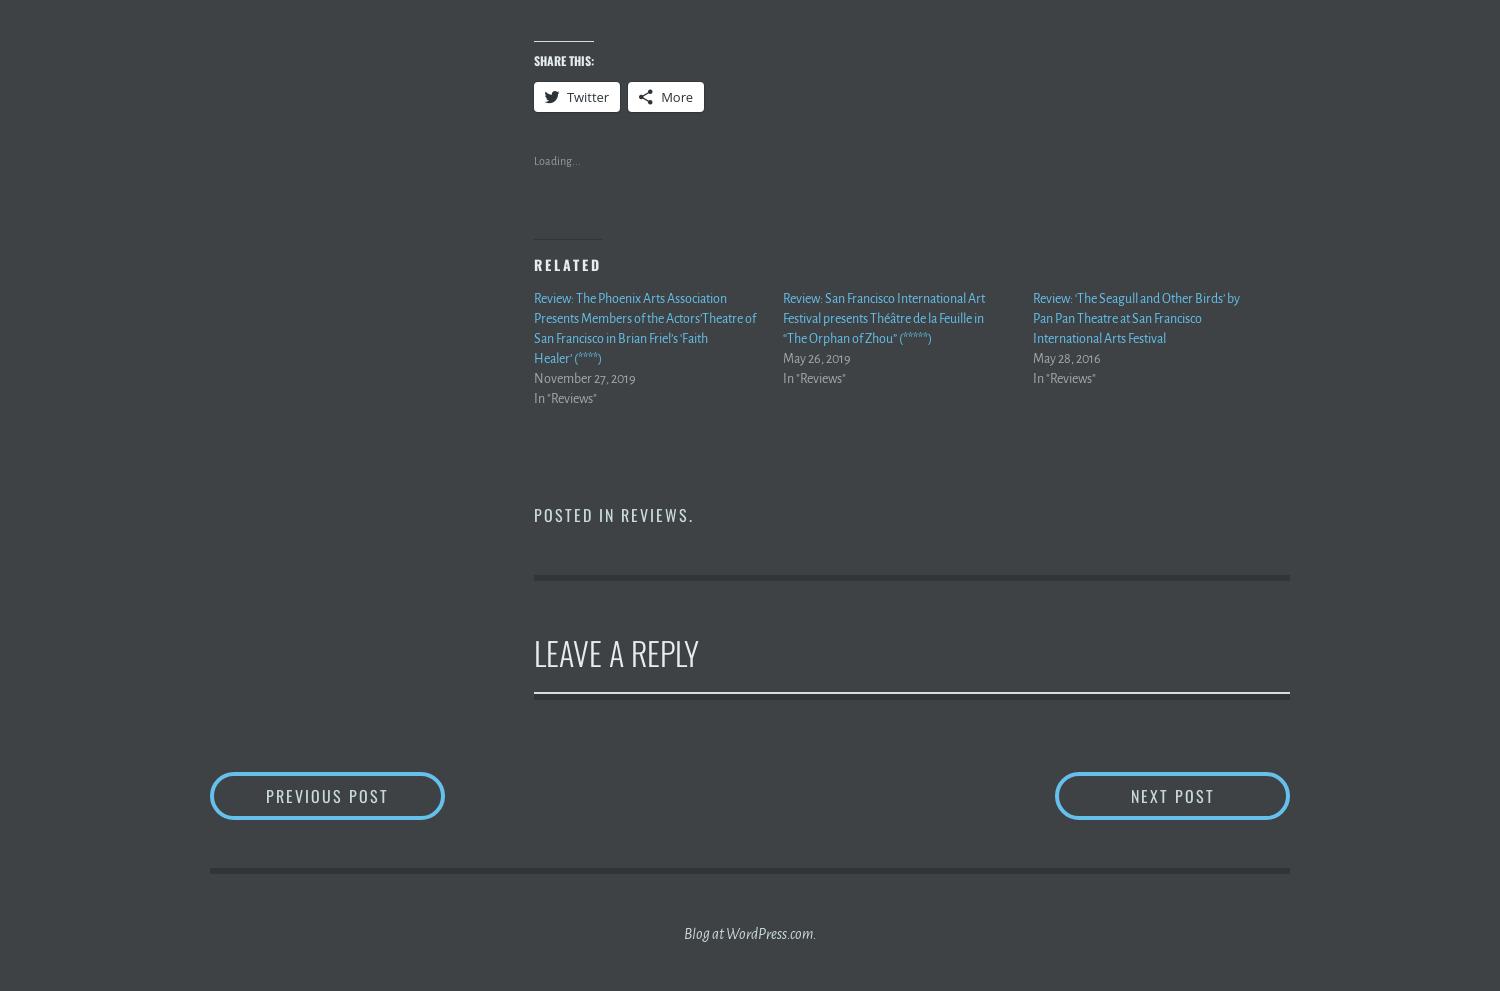 This screenshot has height=991, width=1500. What do you see at coordinates (576, 514) in the screenshot?
I see `'Posted in'` at bounding box center [576, 514].